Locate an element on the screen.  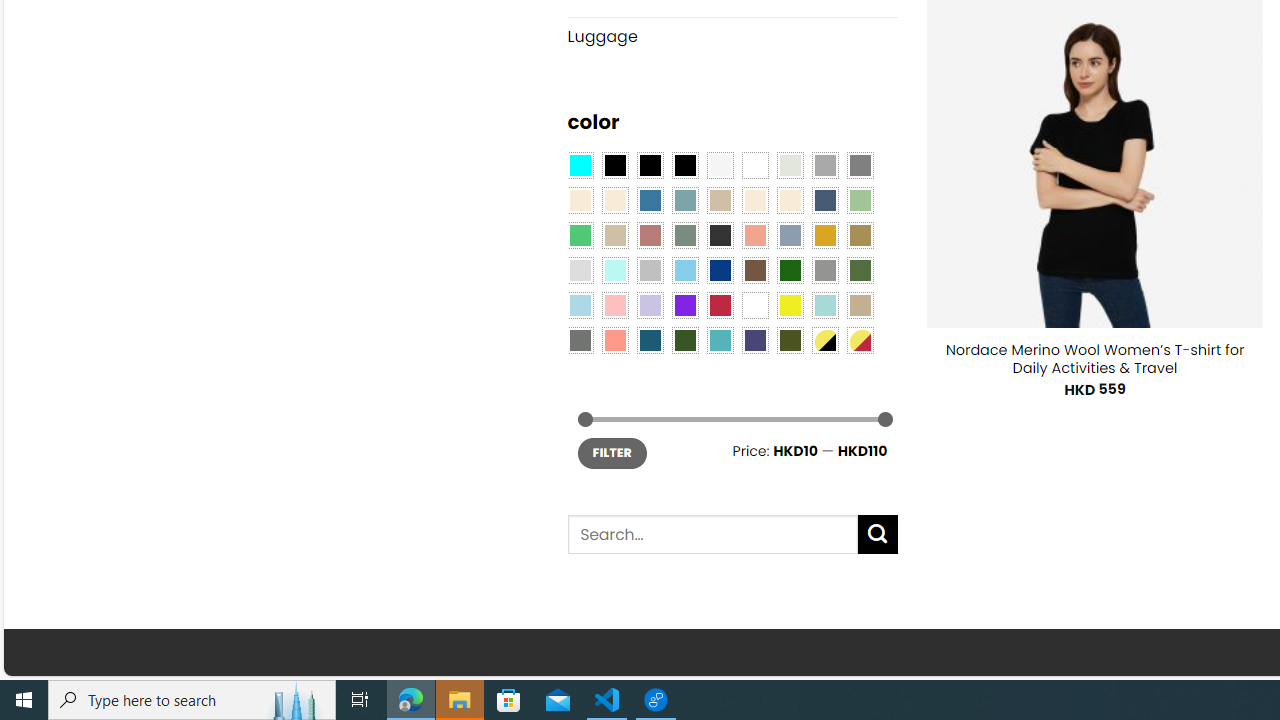
'Pink' is located at coordinates (614, 305).